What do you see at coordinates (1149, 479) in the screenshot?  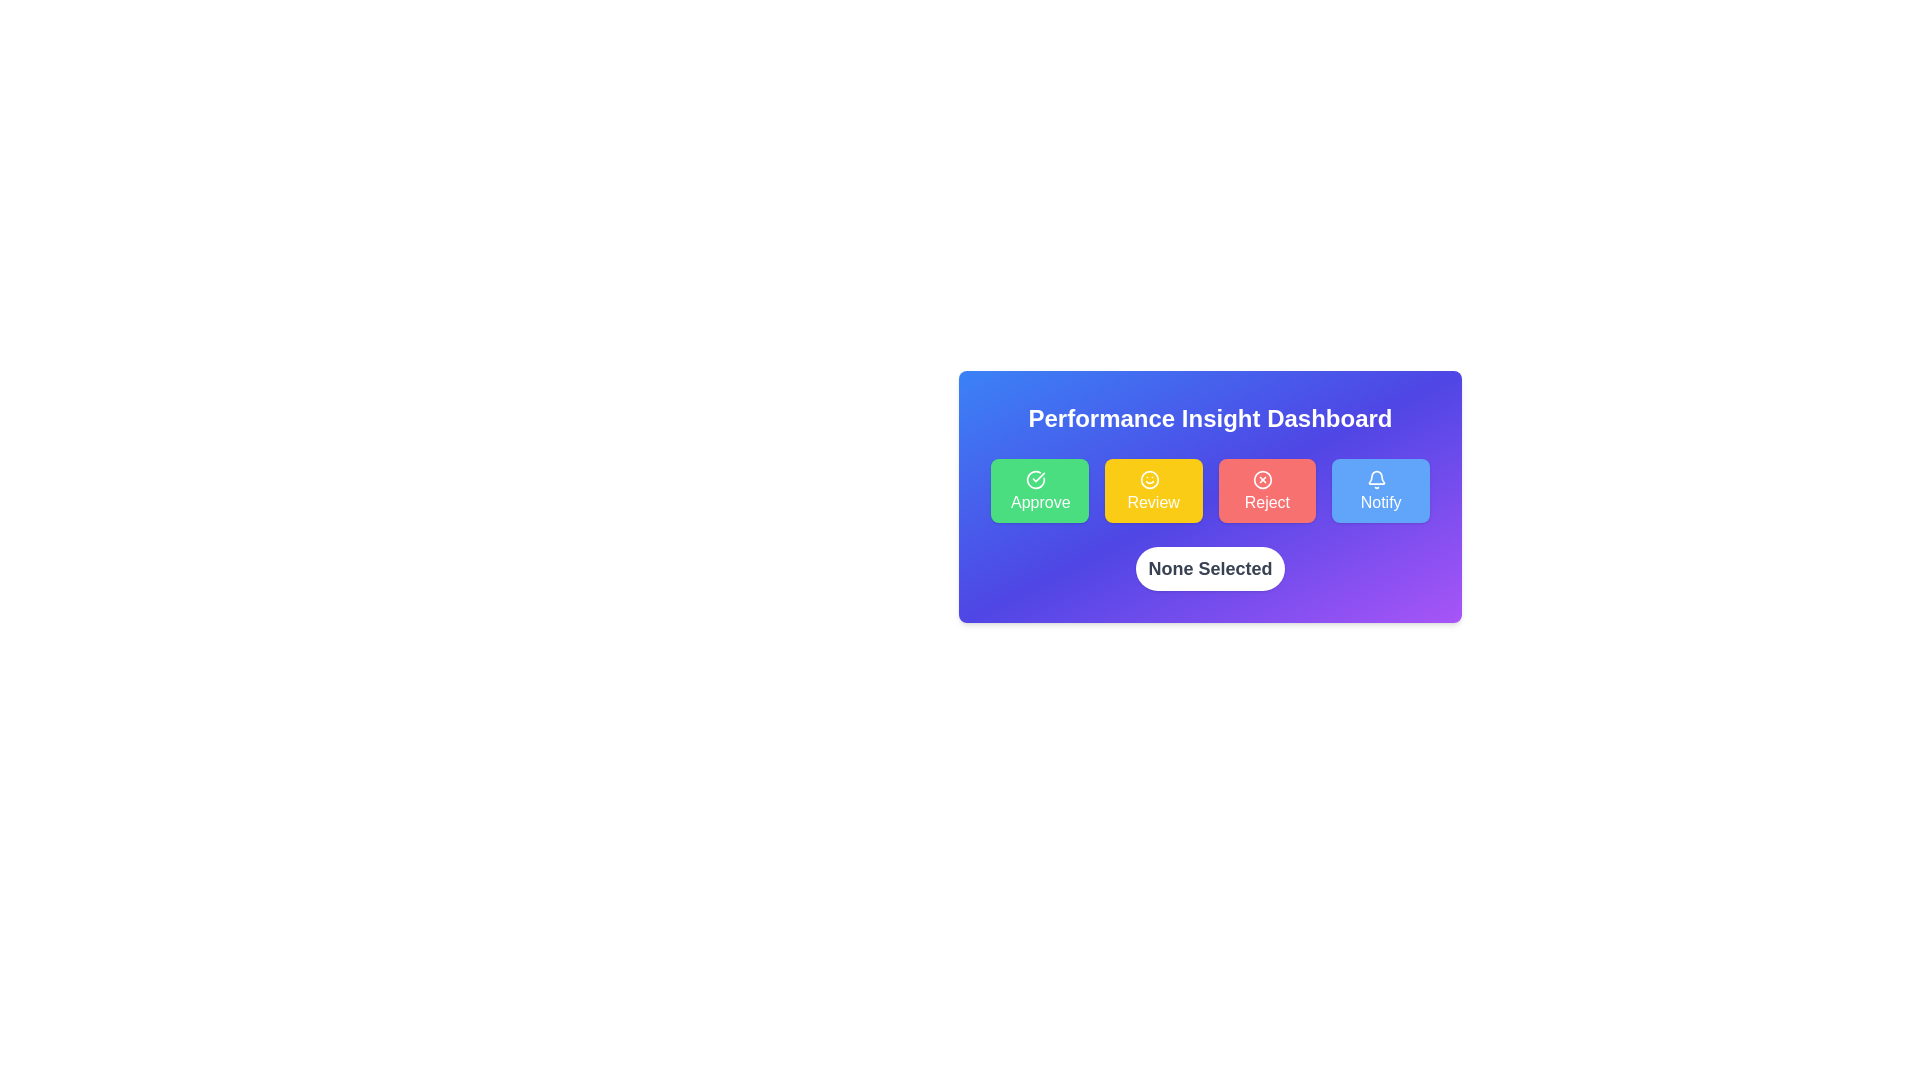 I see `the 'Review' button, which is the second button in a row of four actions and contains the 'Review' icon` at bounding box center [1149, 479].